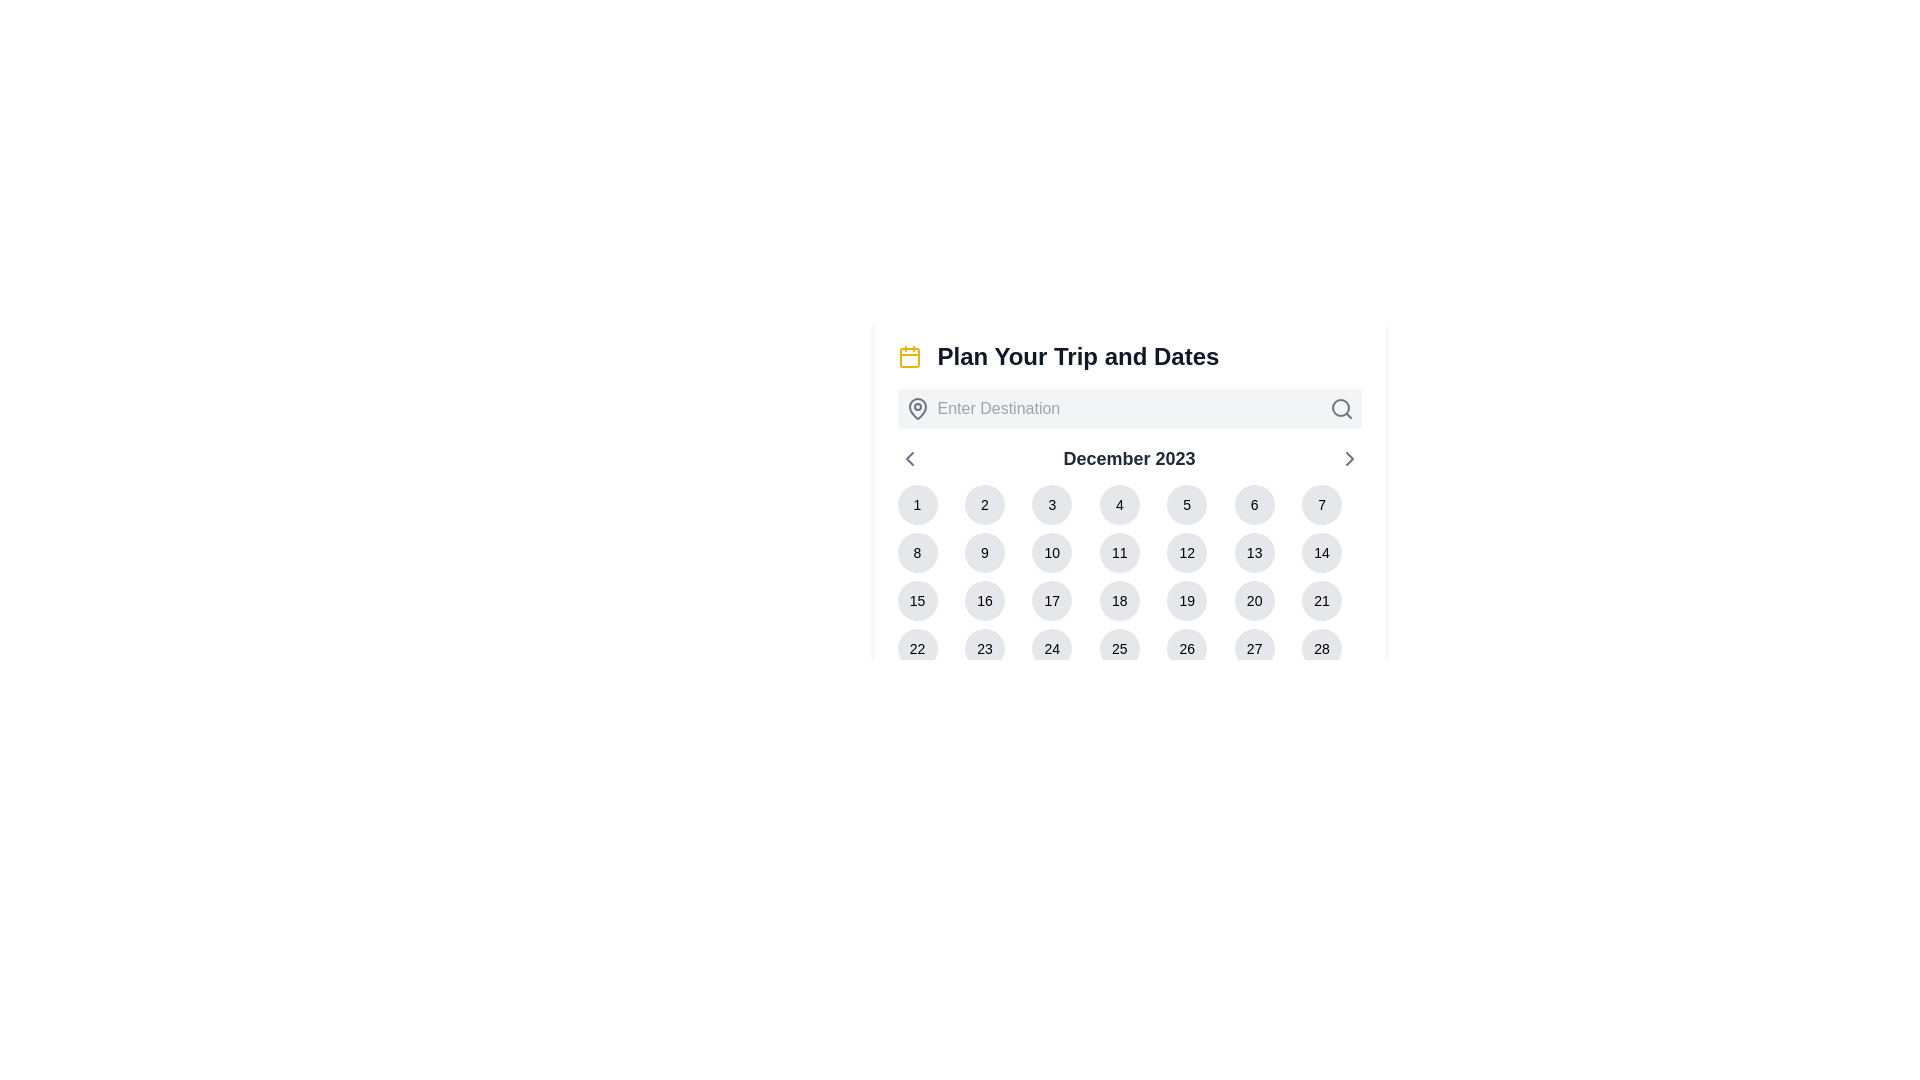  Describe the element at coordinates (1118, 552) in the screenshot. I see `the button` at that location.